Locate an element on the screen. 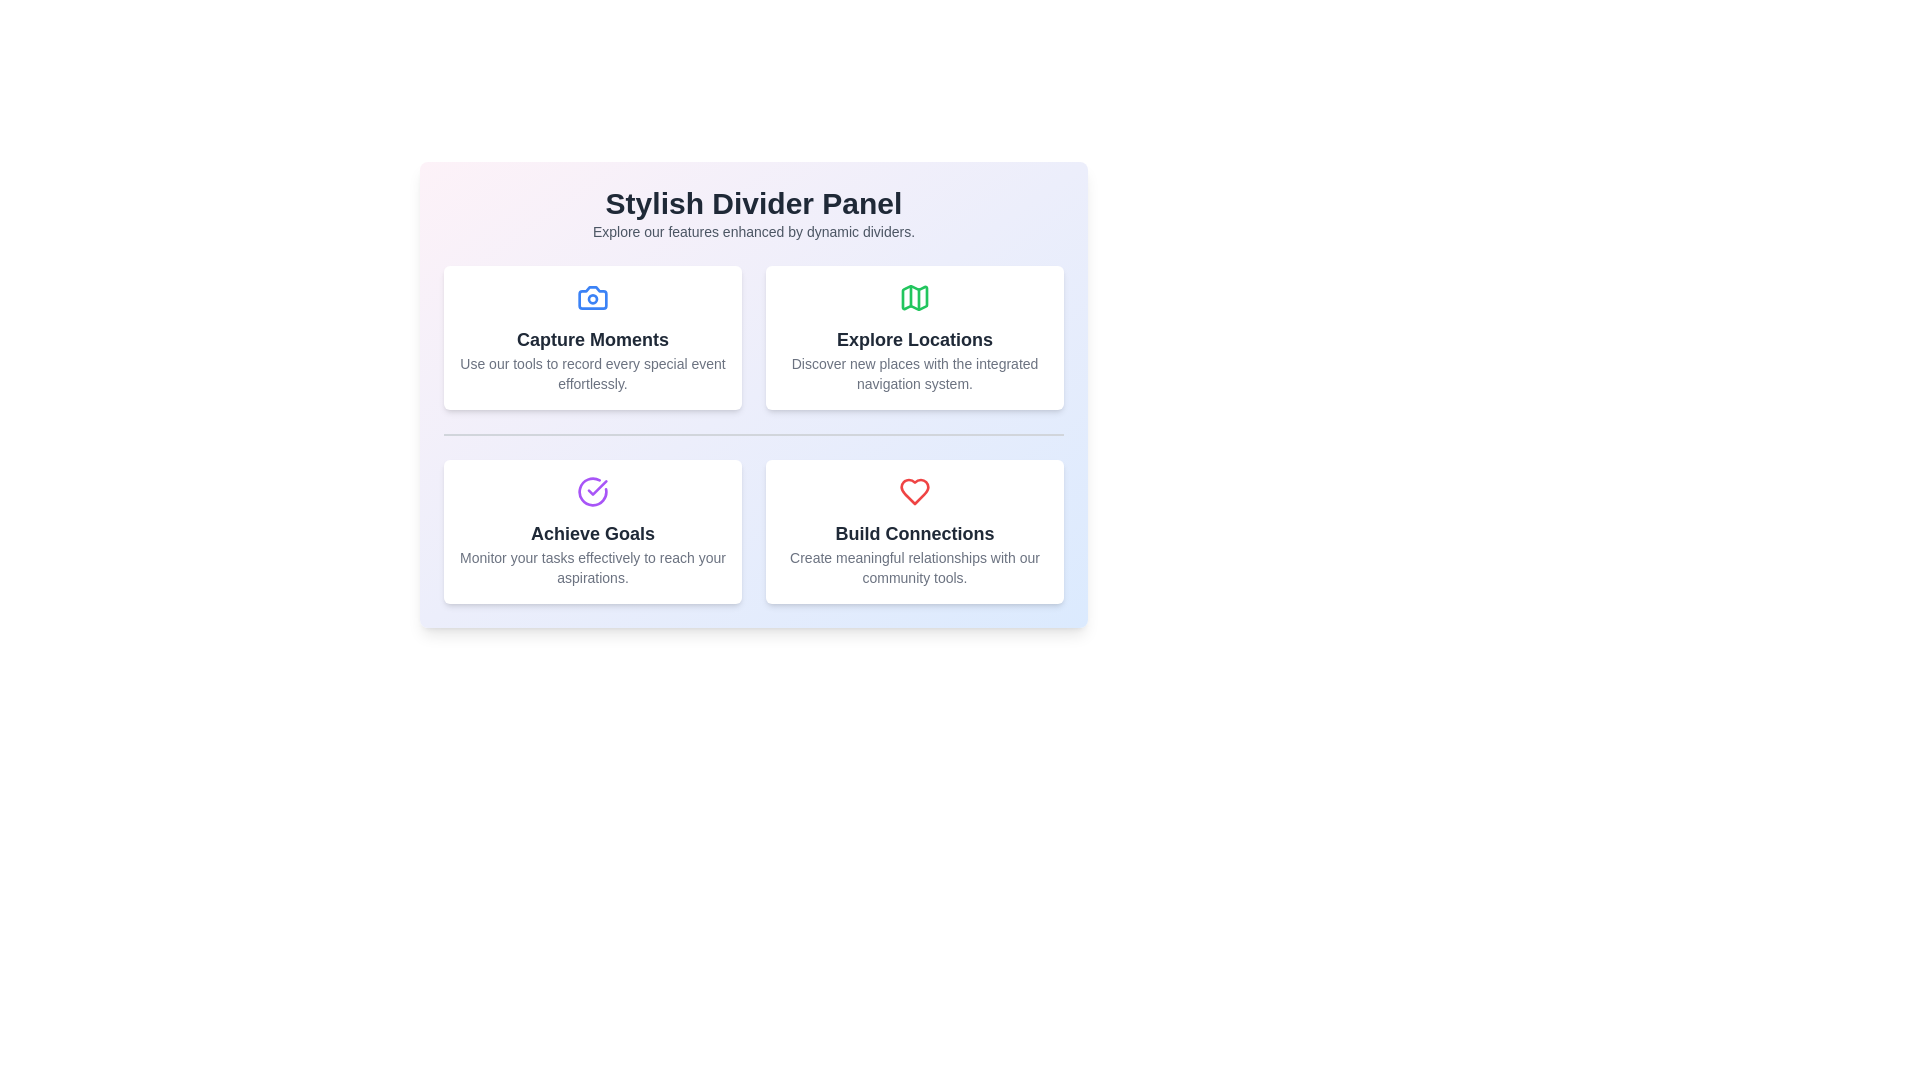 This screenshot has width=1920, height=1080. the text label displaying 'Build Connections' in the bottom-right card of the grid layout for reading is located at coordinates (914, 532).